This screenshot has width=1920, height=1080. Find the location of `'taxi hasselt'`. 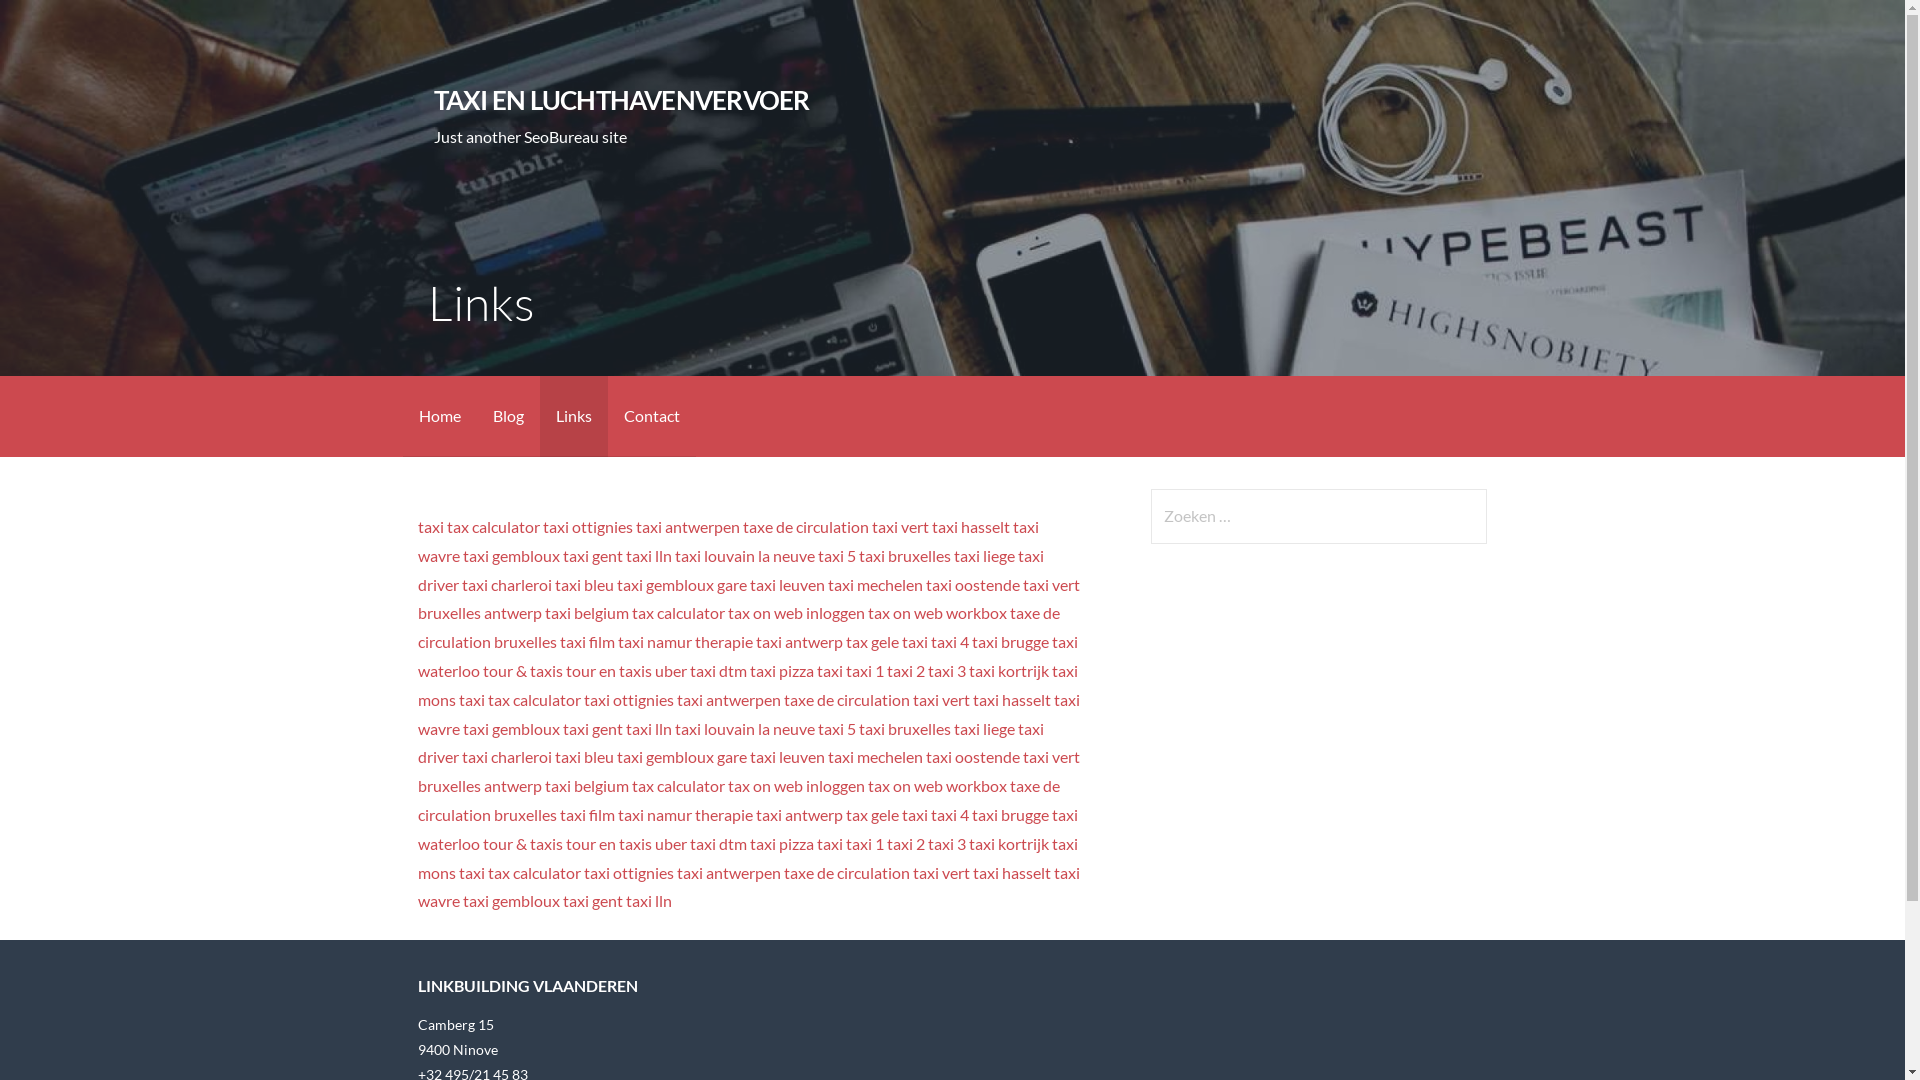

'taxi hasselt' is located at coordinates (970, 525).